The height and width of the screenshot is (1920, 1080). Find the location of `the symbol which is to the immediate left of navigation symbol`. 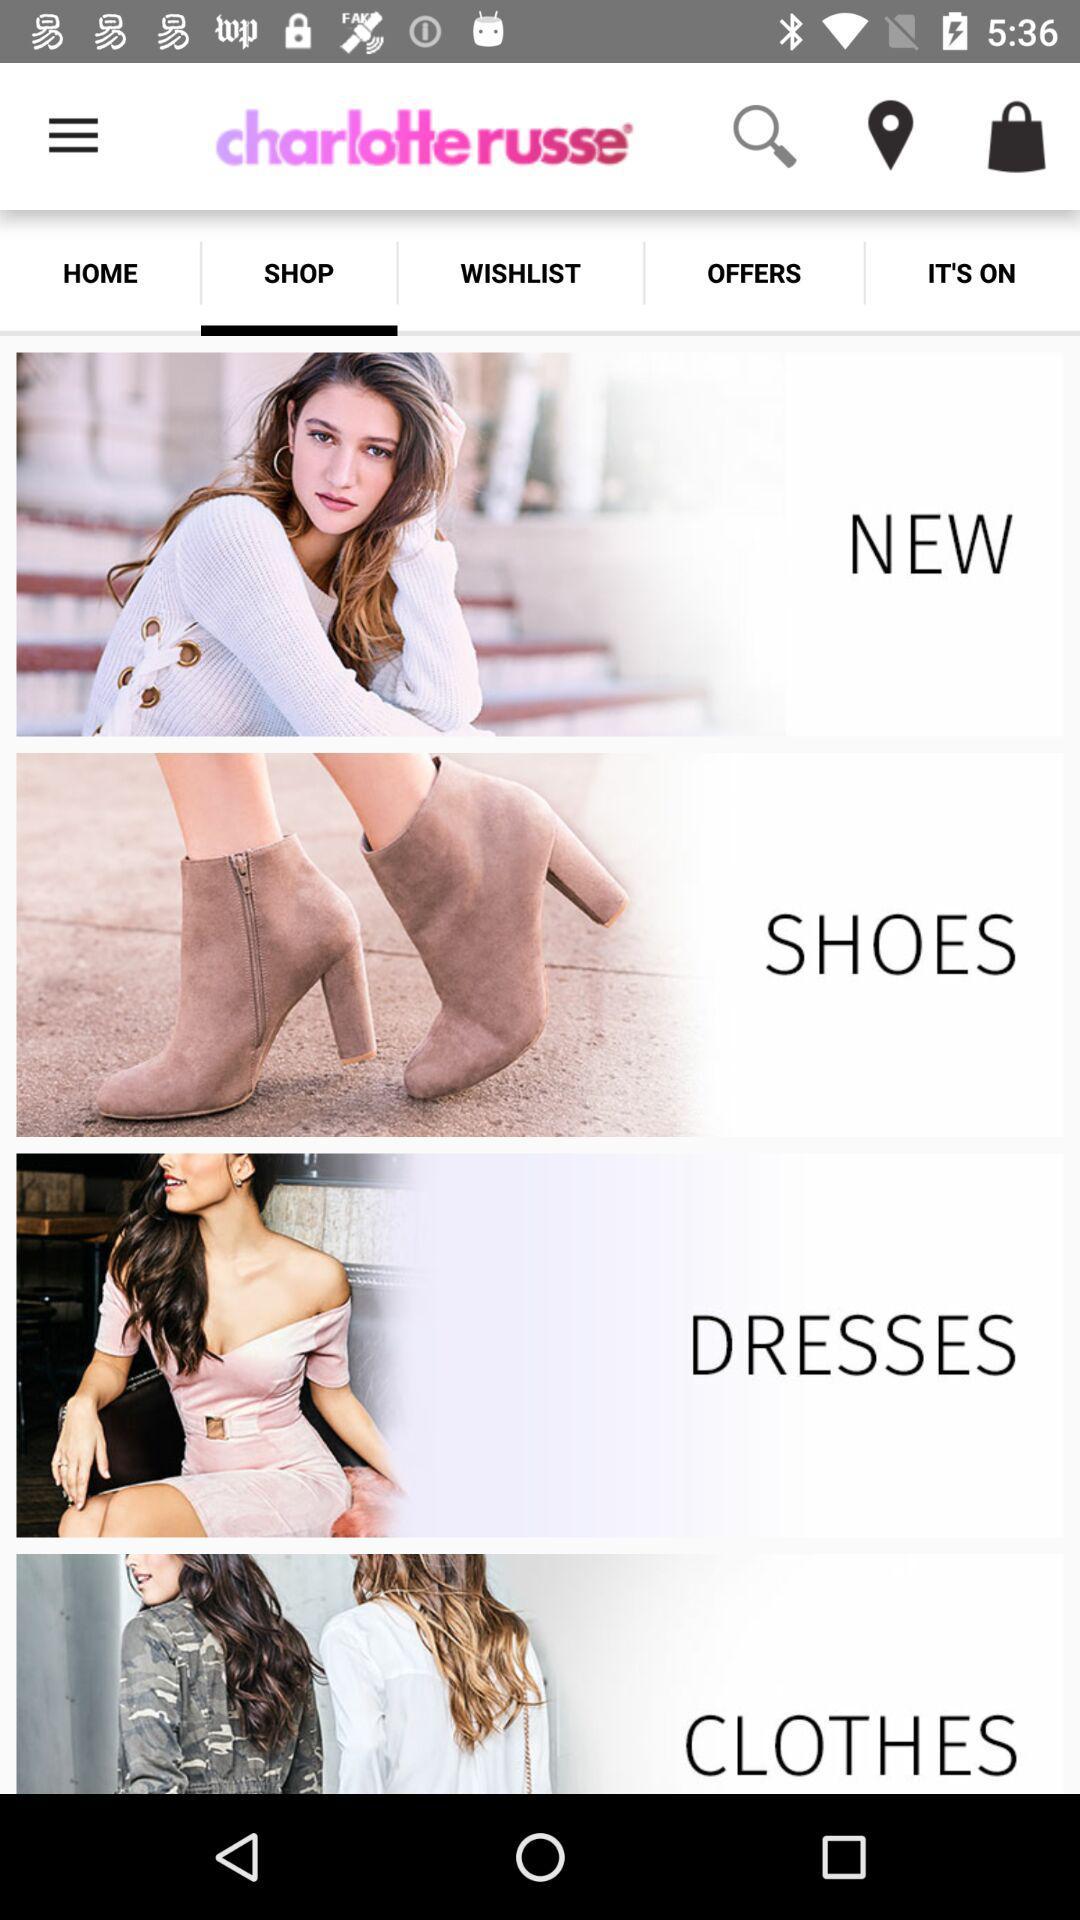

the symbol which is to the immediate left of navigation symbol is located at coordinates (764, 136).